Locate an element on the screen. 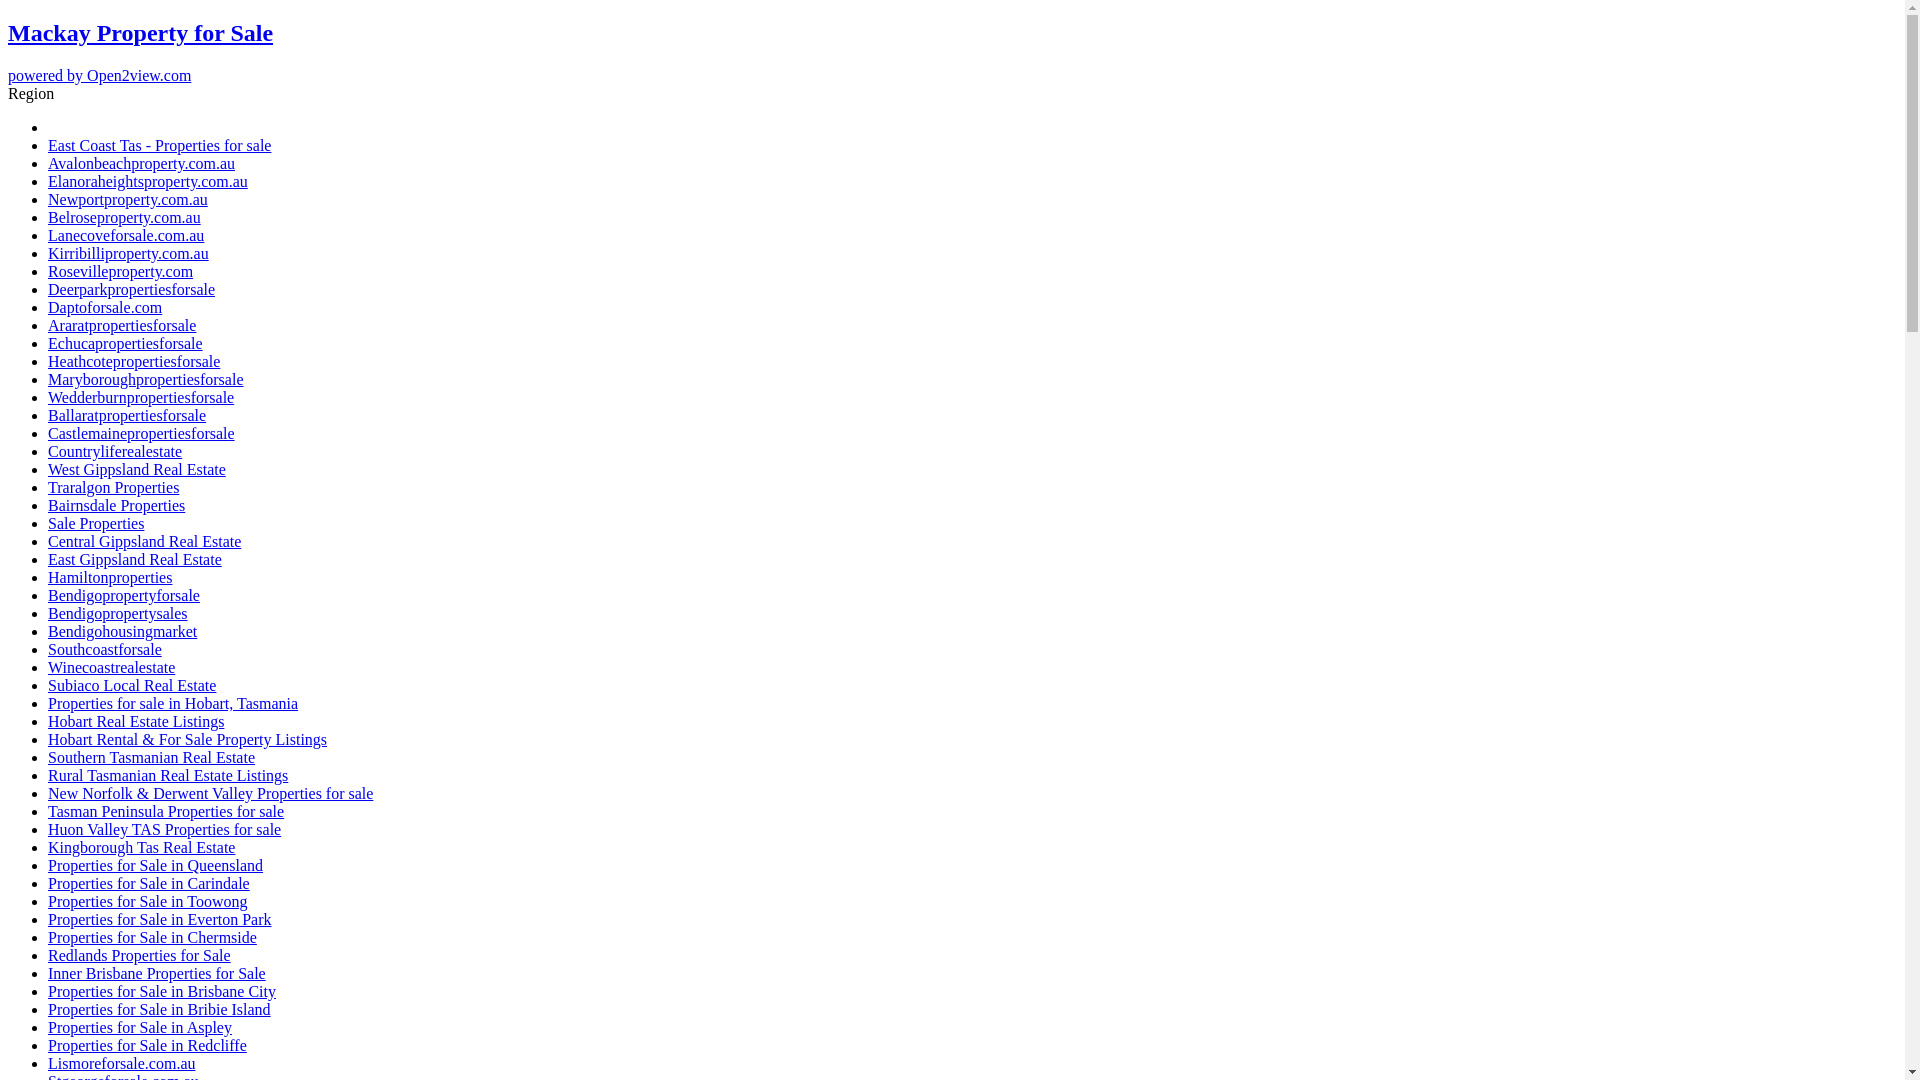 The width and height of the screenshot is (1920, 1080). 'Castlemainepropertiesforsale' is located at coordinates (48, 432).